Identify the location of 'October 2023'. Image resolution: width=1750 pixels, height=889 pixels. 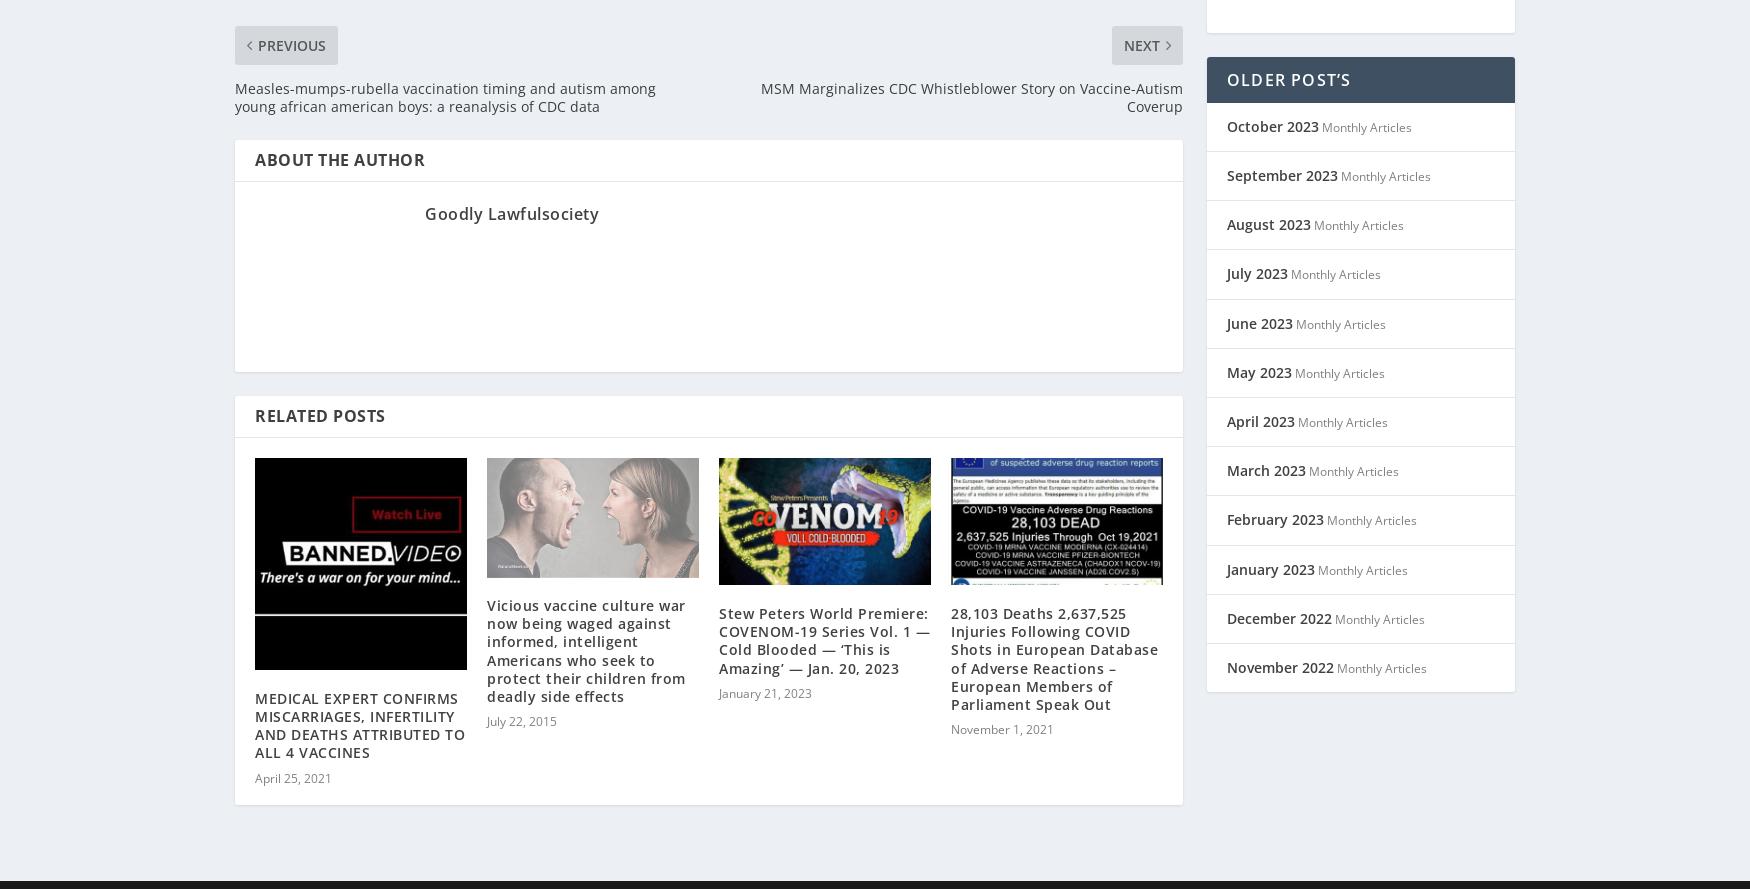
(1271, 99).